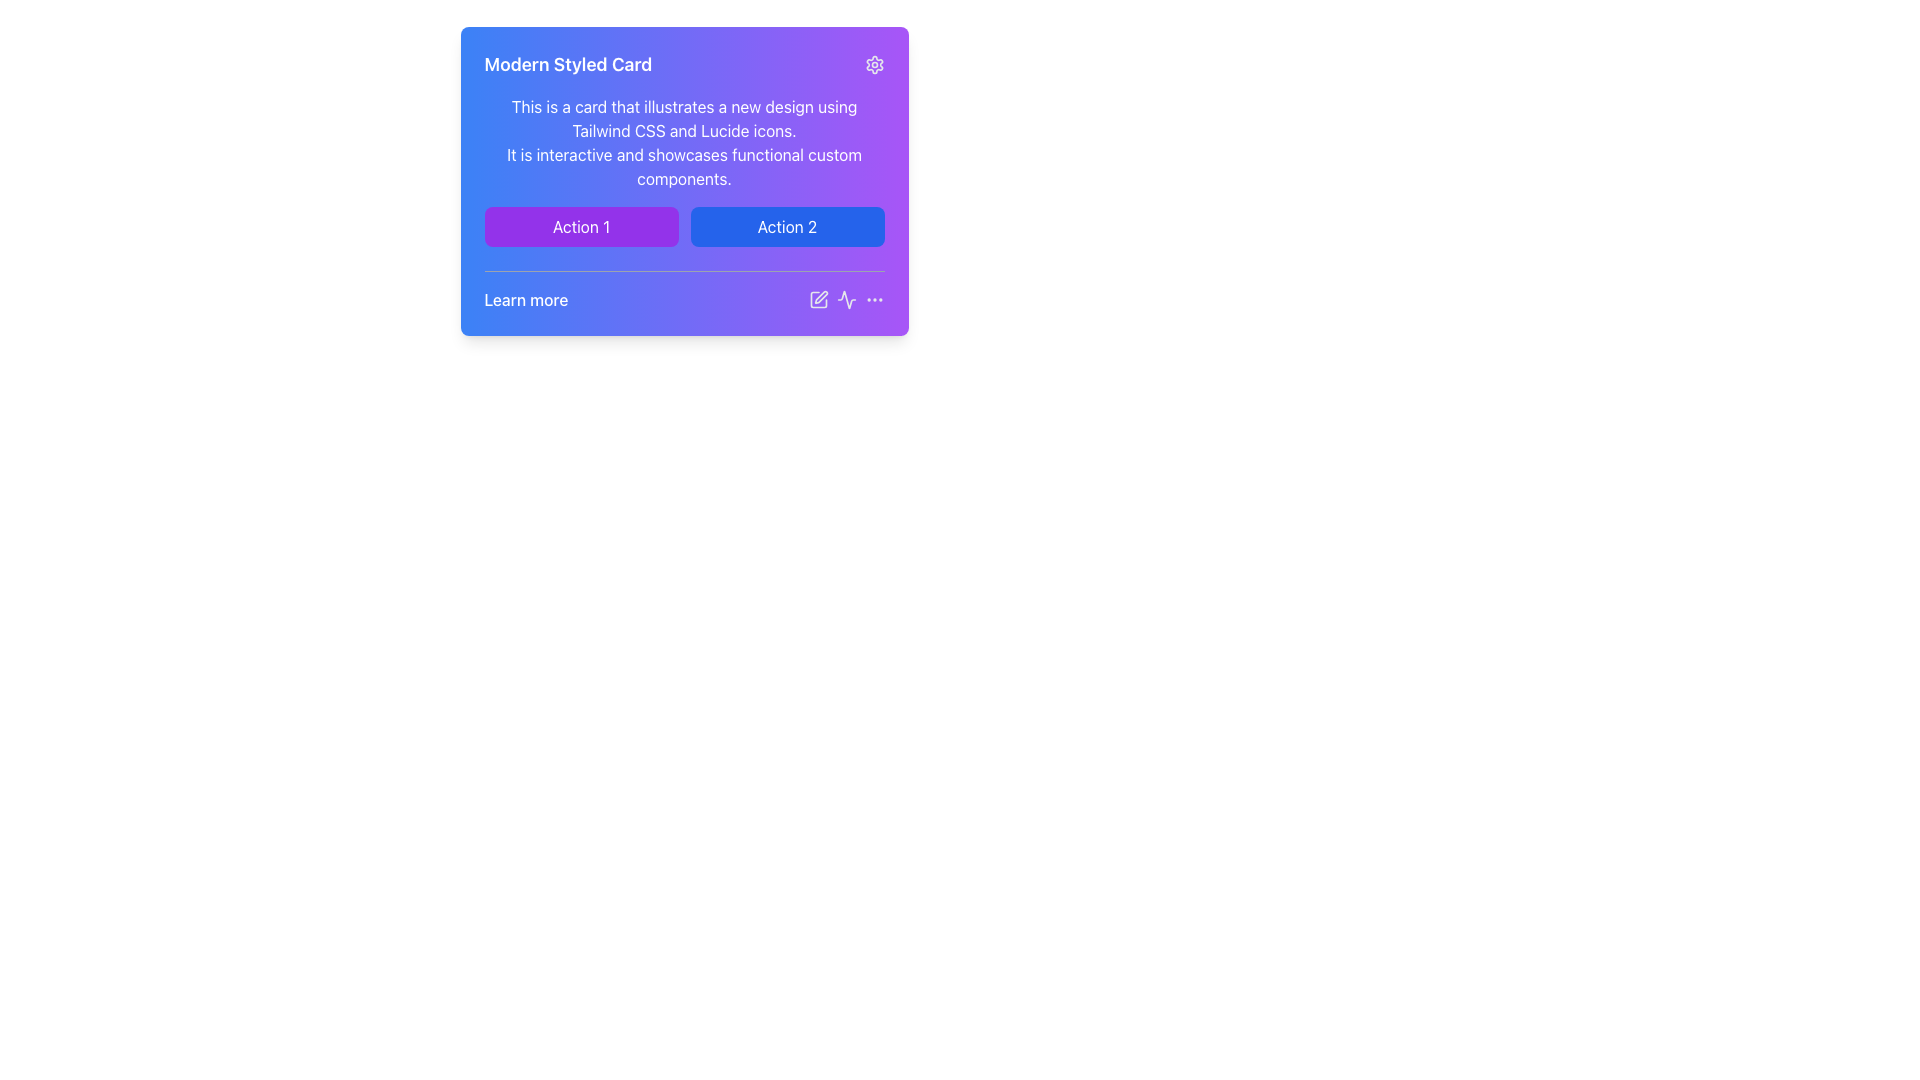  What do you see at coordinates (684, 165) in the screenshot?
I see `the second text item that reads, 'It is interactive and showcases functional custom components,' which is located within a purple-to-blue gradient background in the 'Modern Styled Card.'` at bounding box center [684, 165].